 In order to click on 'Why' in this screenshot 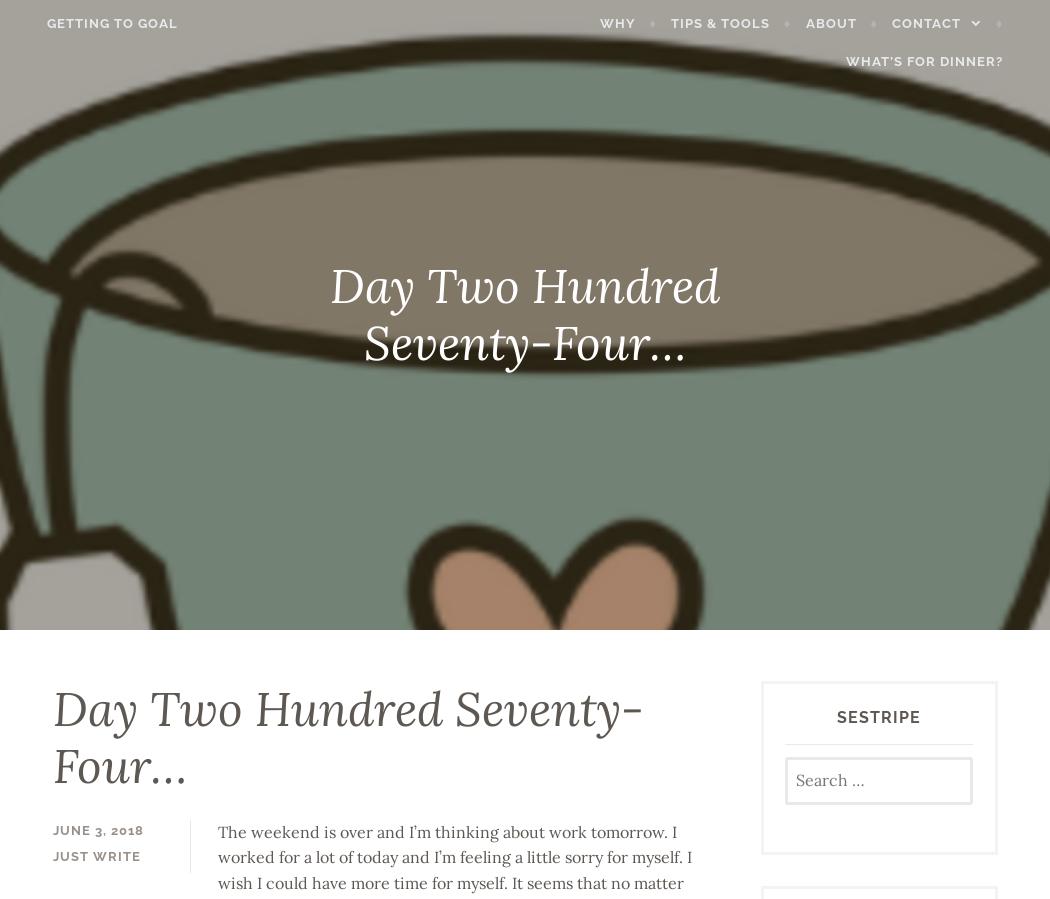, I will do `click(620, 21)`.